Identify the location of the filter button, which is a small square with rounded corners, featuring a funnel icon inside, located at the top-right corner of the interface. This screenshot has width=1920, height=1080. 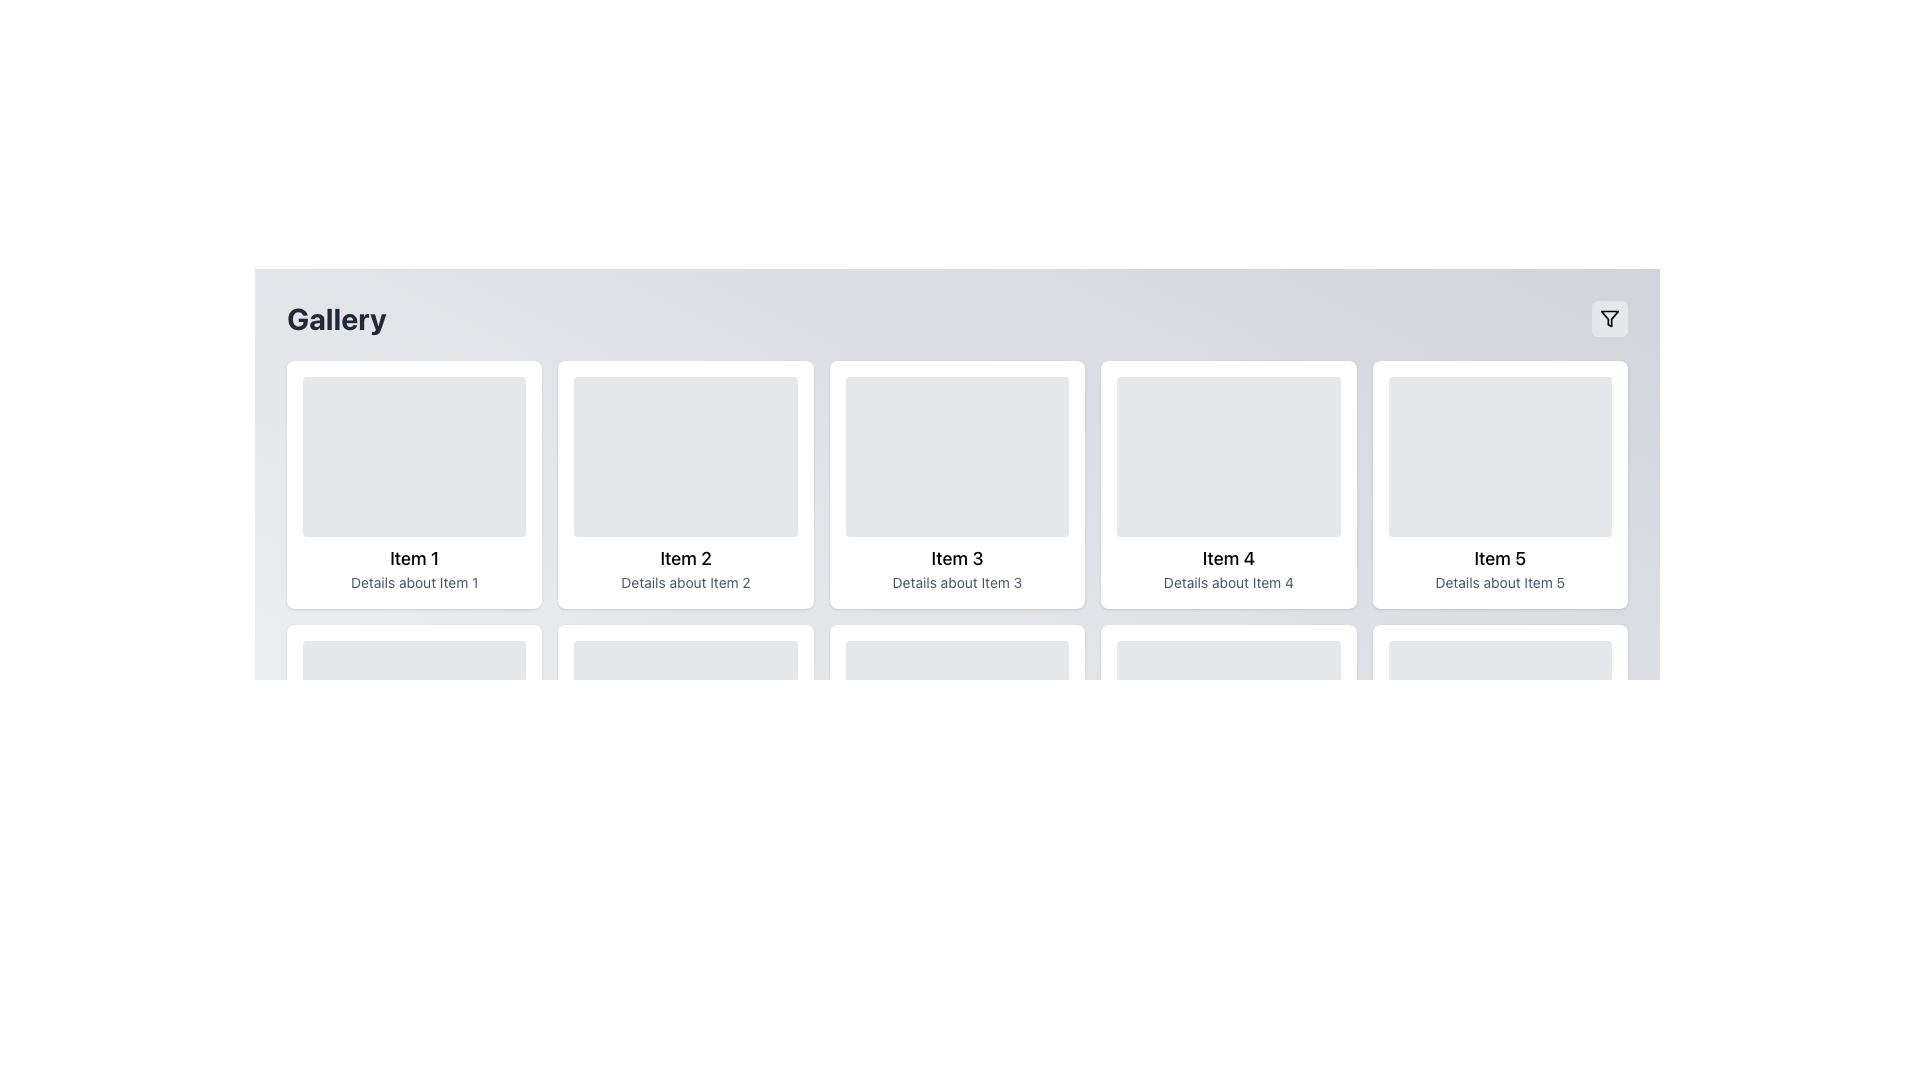
(1609, 318).